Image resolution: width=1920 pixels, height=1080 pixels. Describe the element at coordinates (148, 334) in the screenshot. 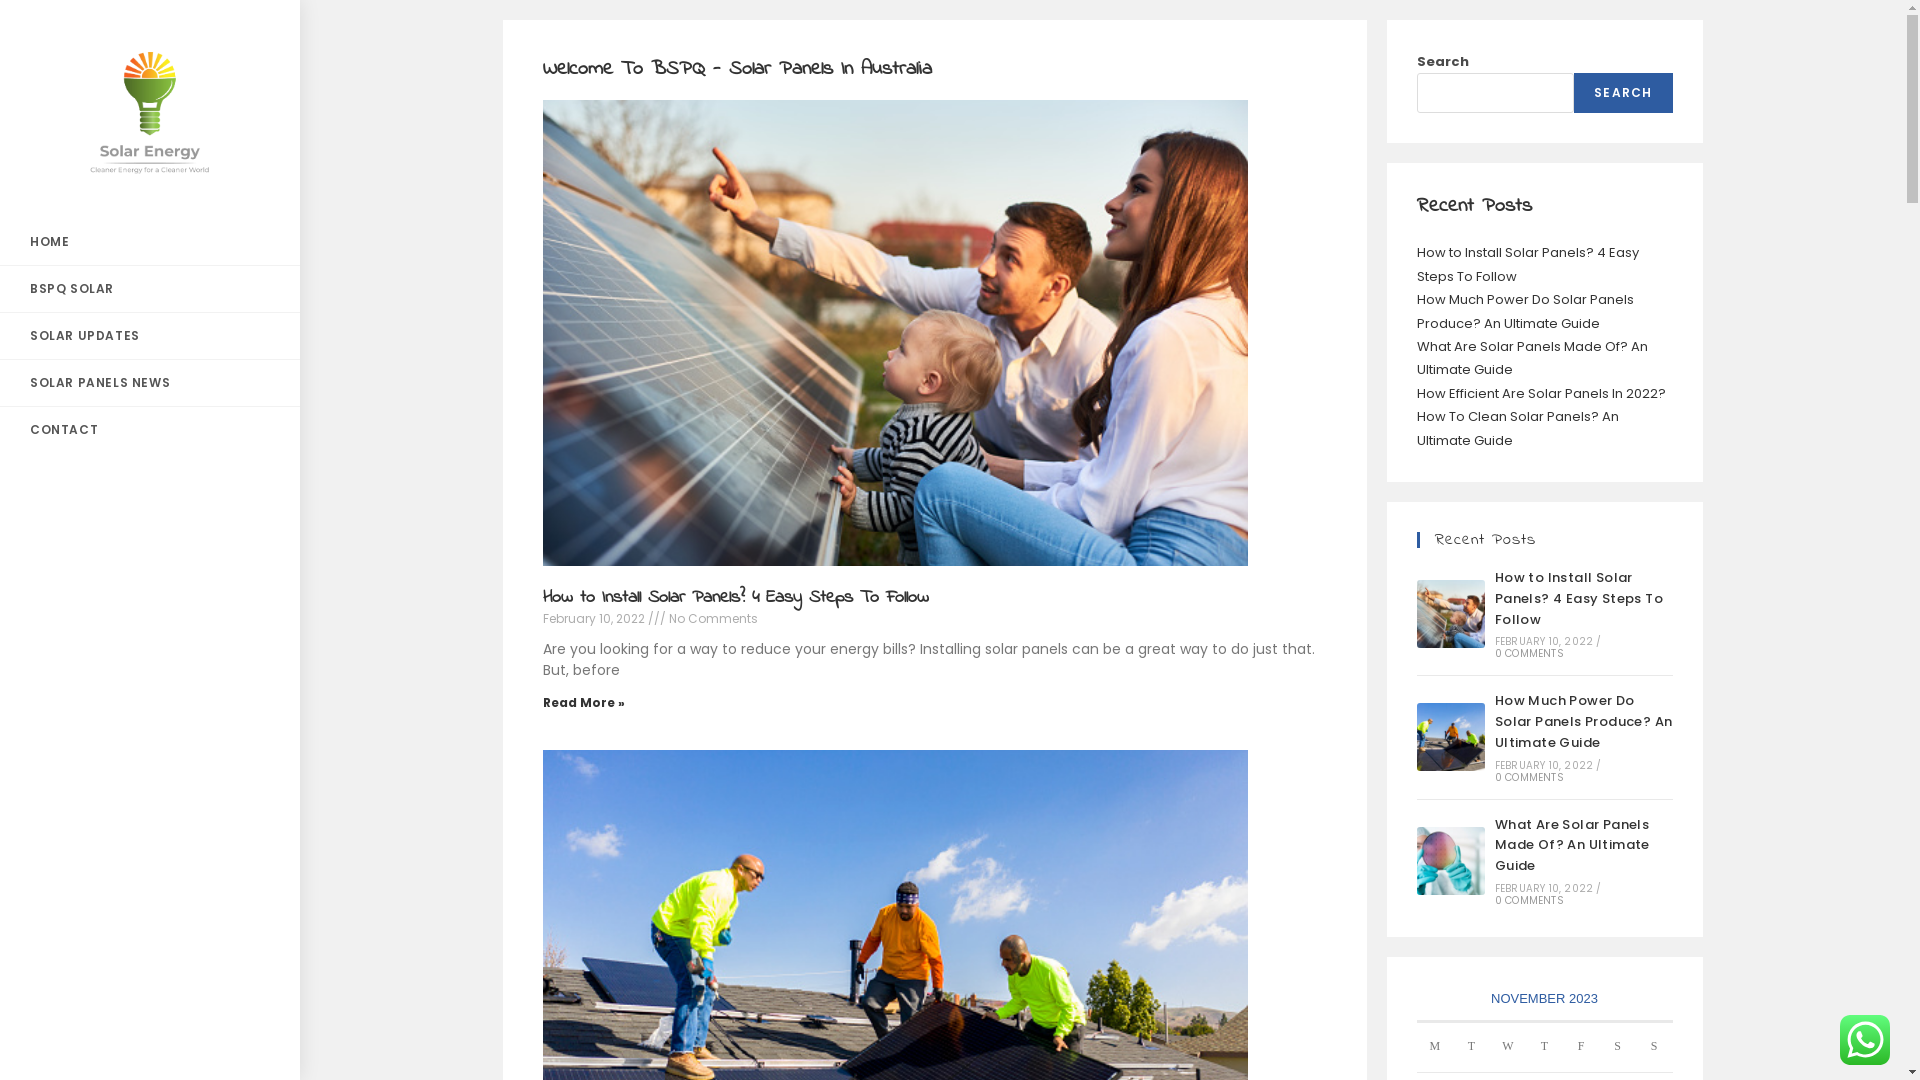

I see `'SOLAR UPDATES'` at that location.